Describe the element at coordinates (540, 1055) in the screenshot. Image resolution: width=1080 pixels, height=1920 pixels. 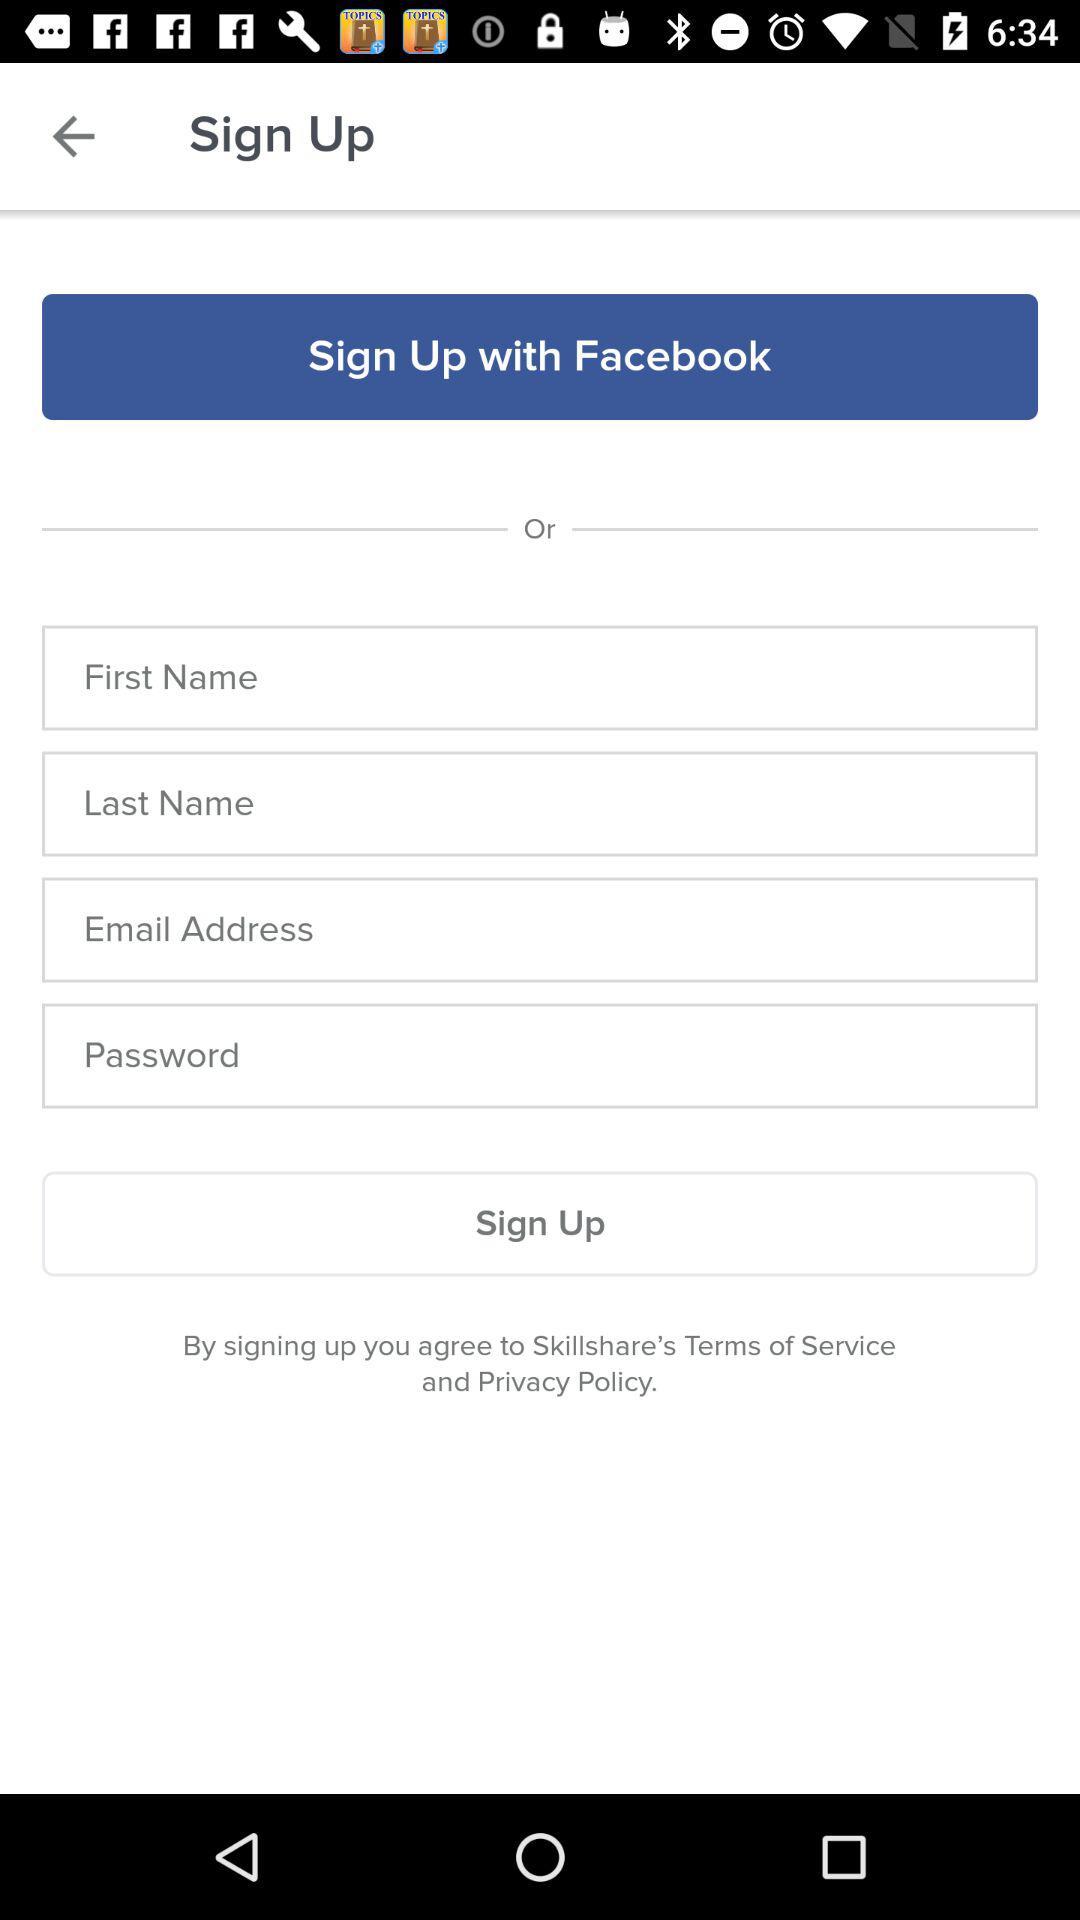
I see `password` at that location.